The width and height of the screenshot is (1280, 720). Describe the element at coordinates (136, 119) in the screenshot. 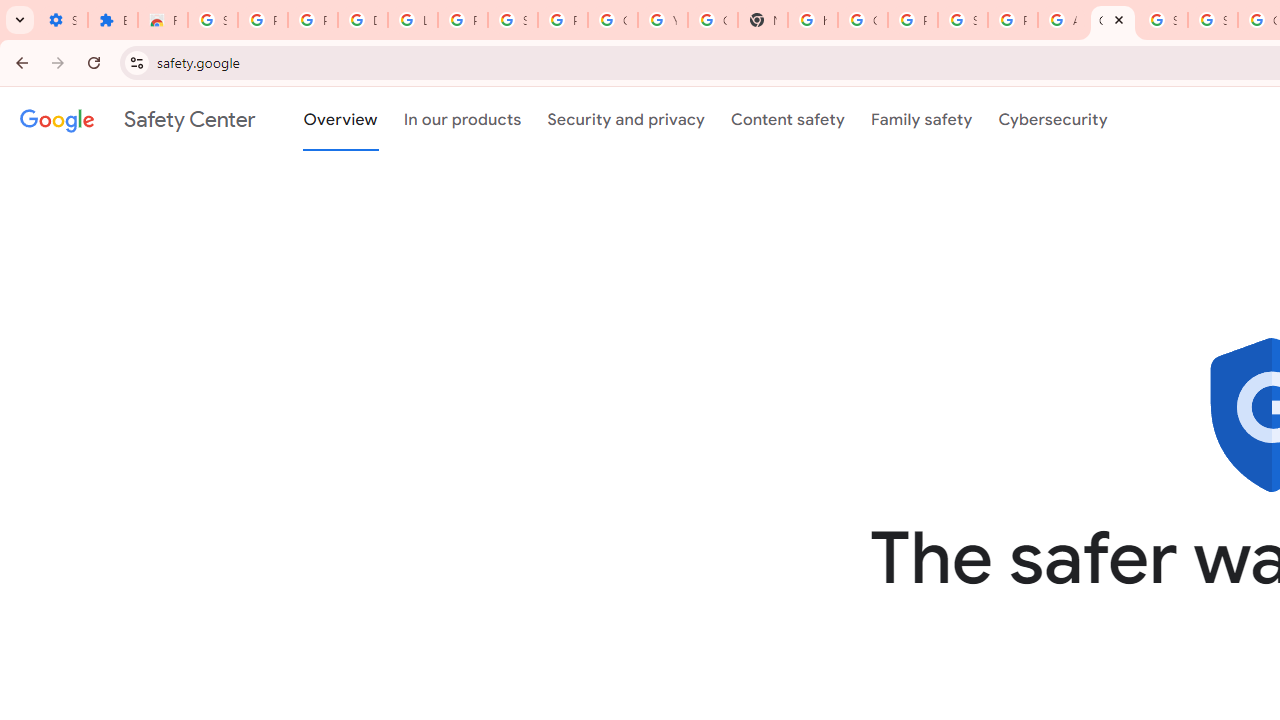

I see `'Safety Center'` at that location.